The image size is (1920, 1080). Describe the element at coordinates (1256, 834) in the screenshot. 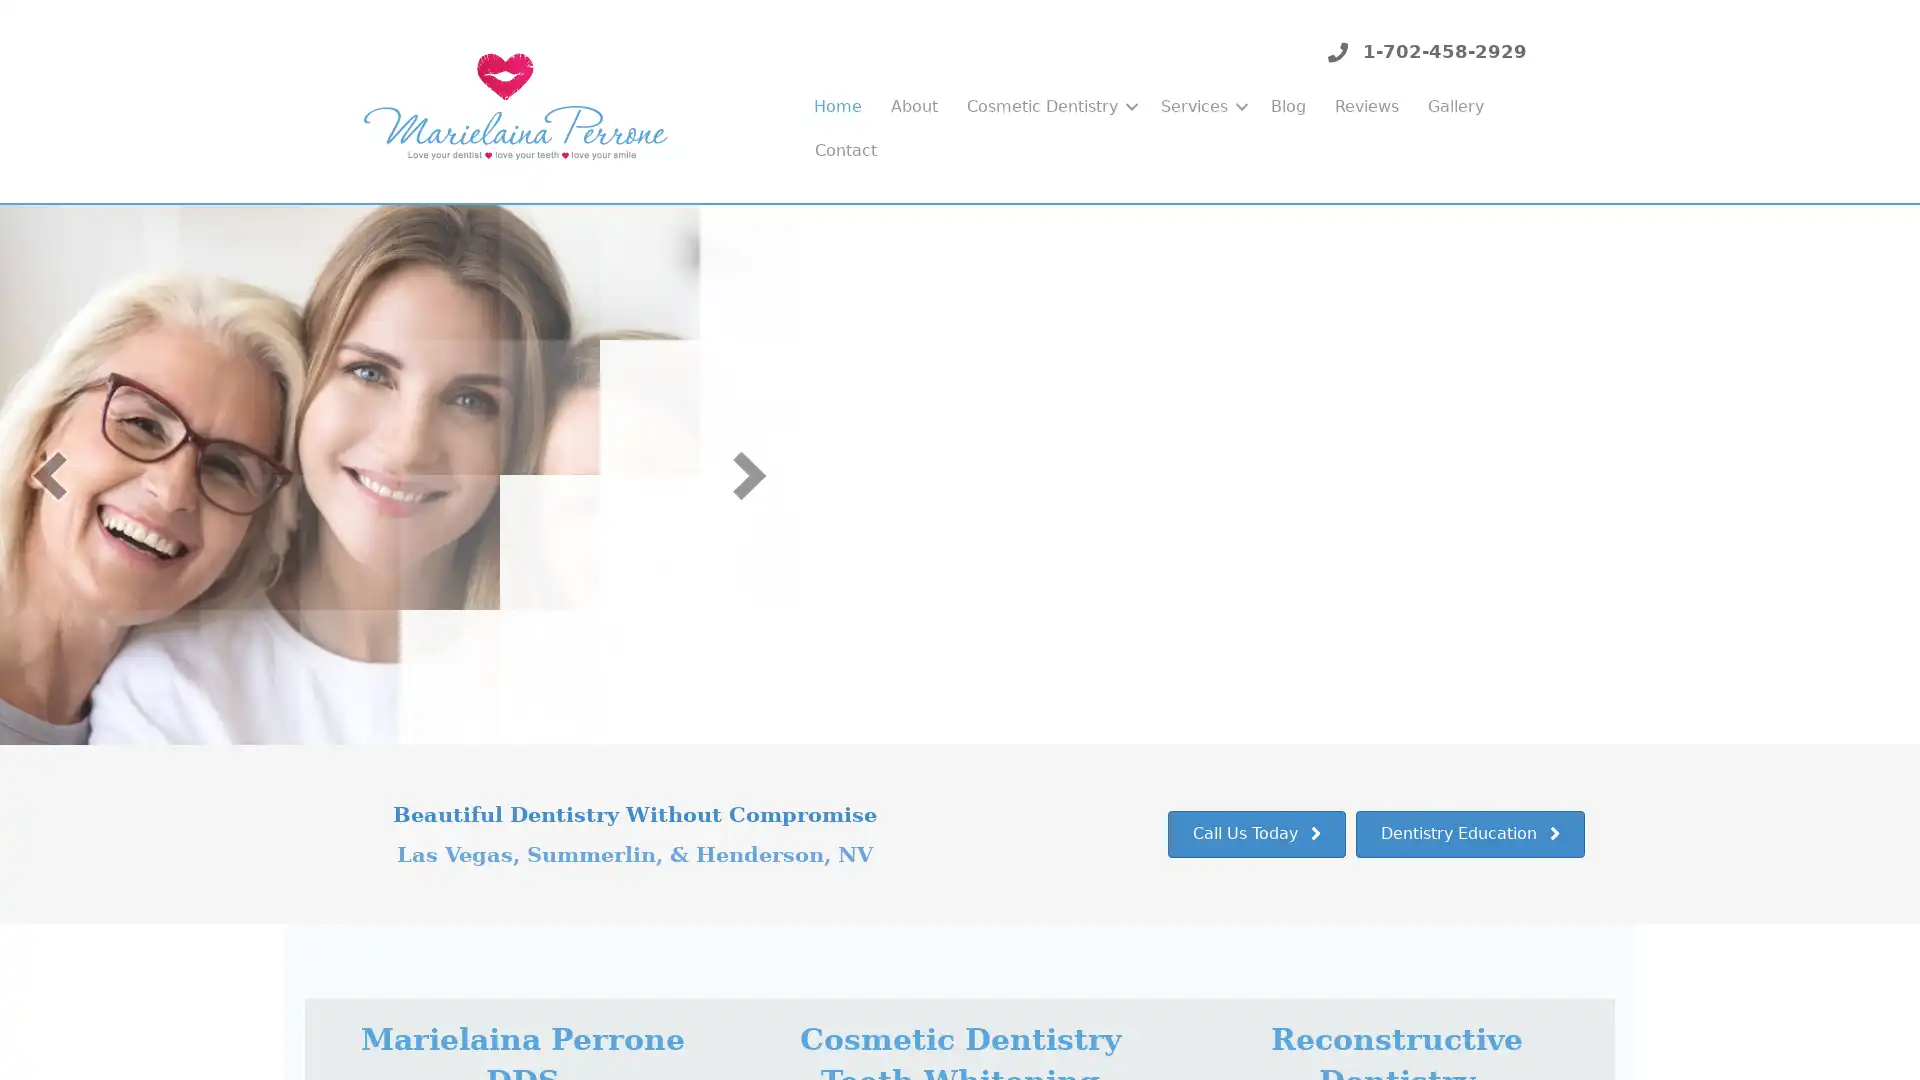

I see `Call Us Today` at that location.